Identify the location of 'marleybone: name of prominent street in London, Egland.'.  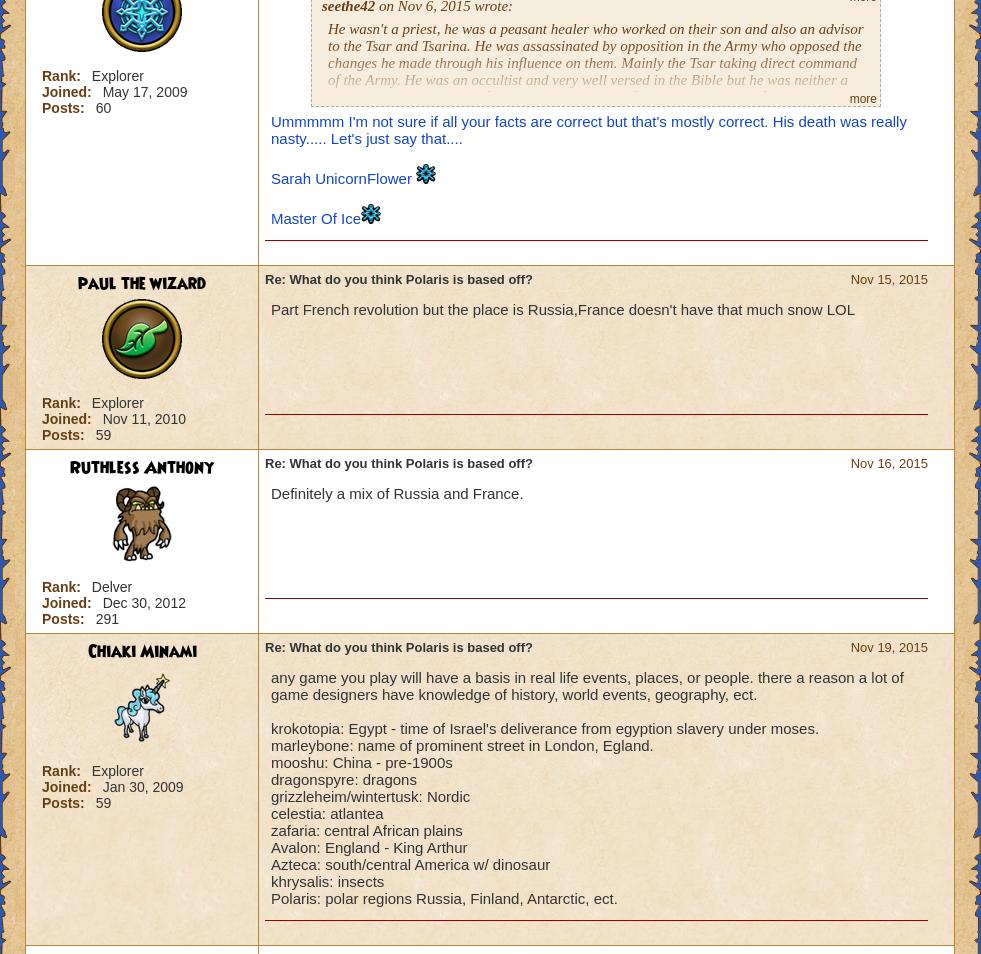
(460, 745).